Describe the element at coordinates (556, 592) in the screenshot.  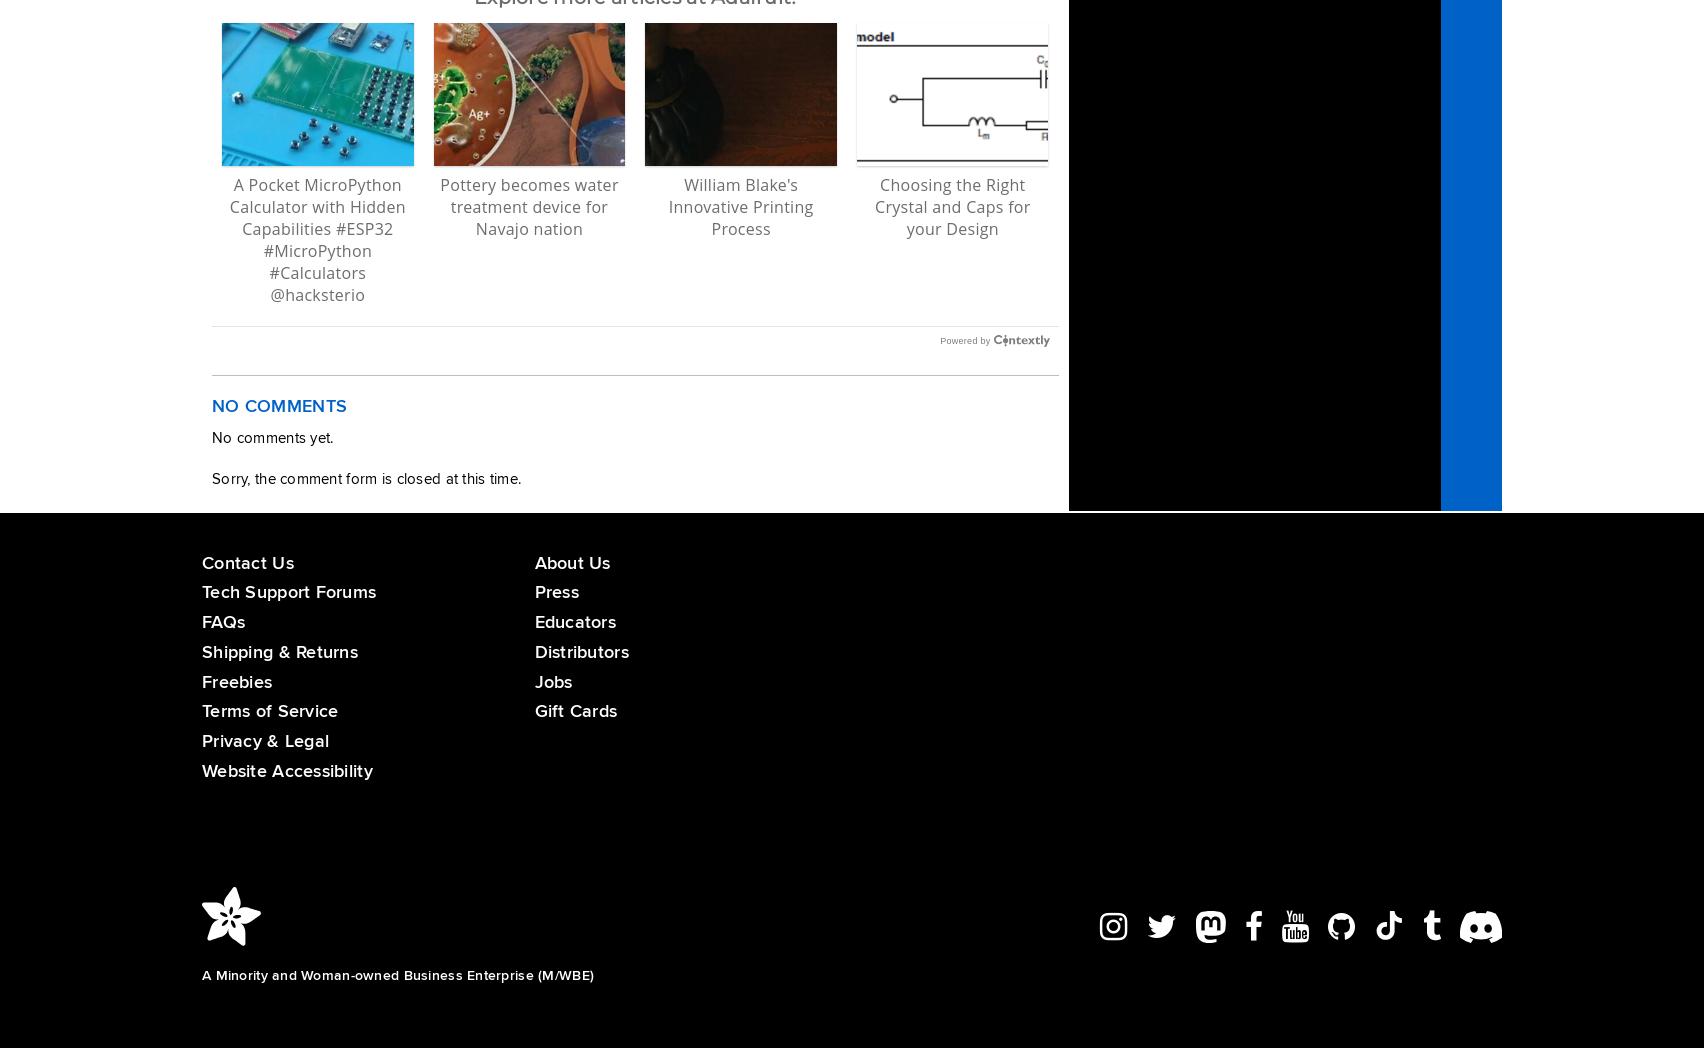
I see `'Press'` at that location.